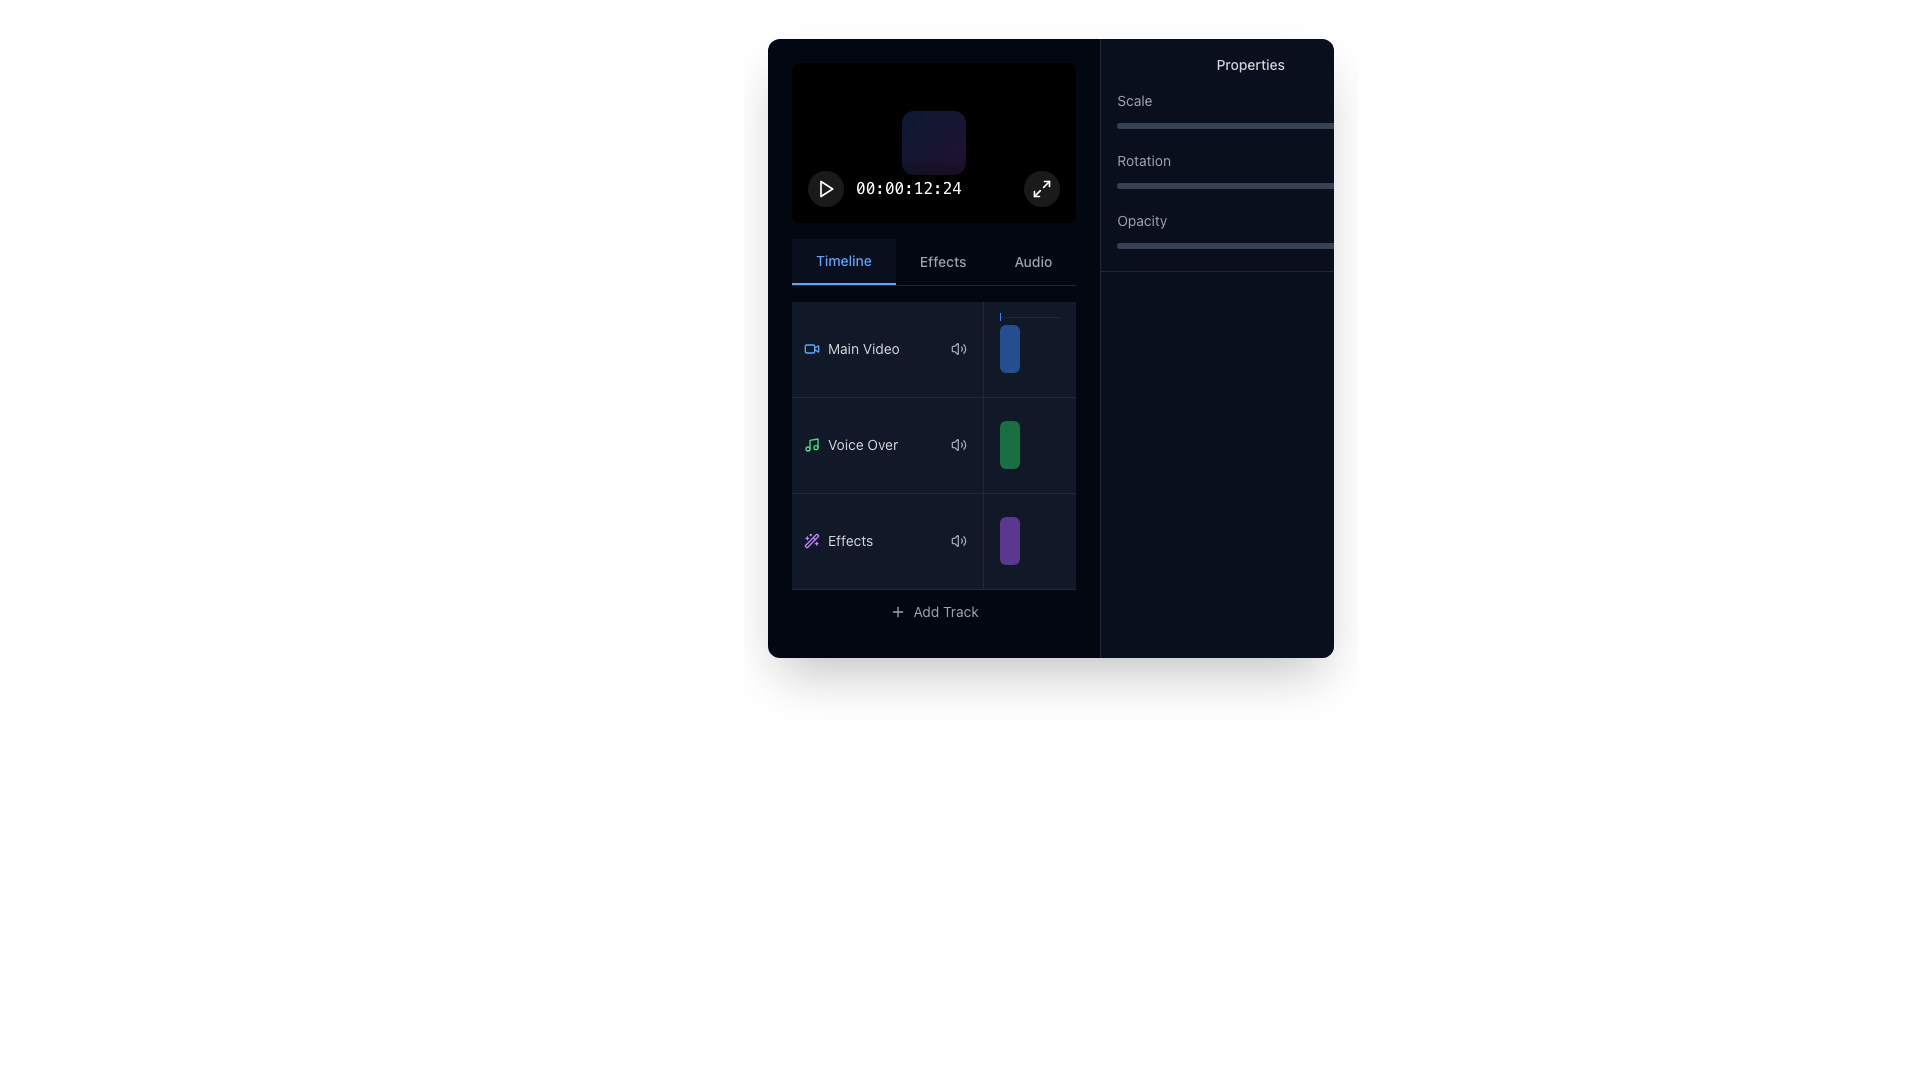 The width and height of the screenshot is (1920, 1080). What do you see at coordinates (896, 610) in the screenshot?
I see `the plus symbol icon within the 'Add Track' button located at the bottom of the timeline panel` at bounding box center [896, 610].